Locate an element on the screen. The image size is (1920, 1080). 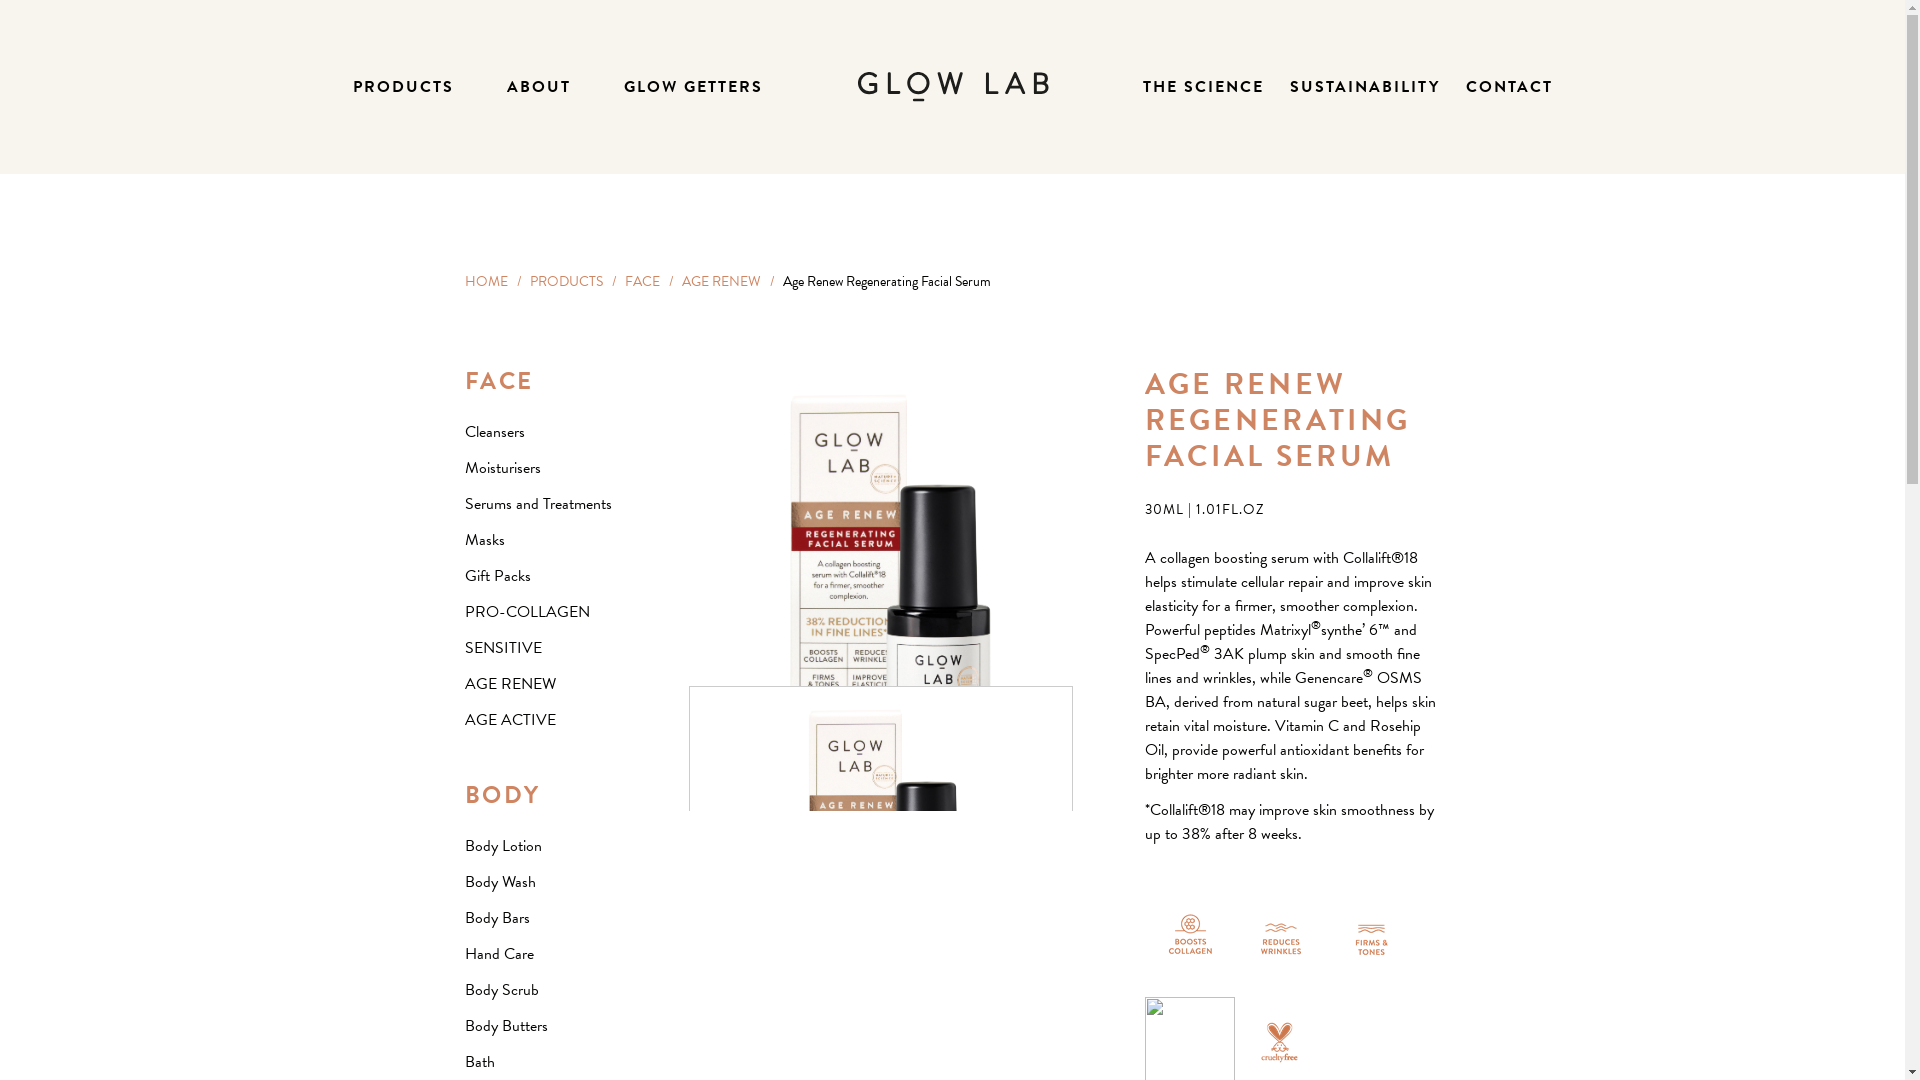
'ABOUT' is located at coordinates (537, 86).